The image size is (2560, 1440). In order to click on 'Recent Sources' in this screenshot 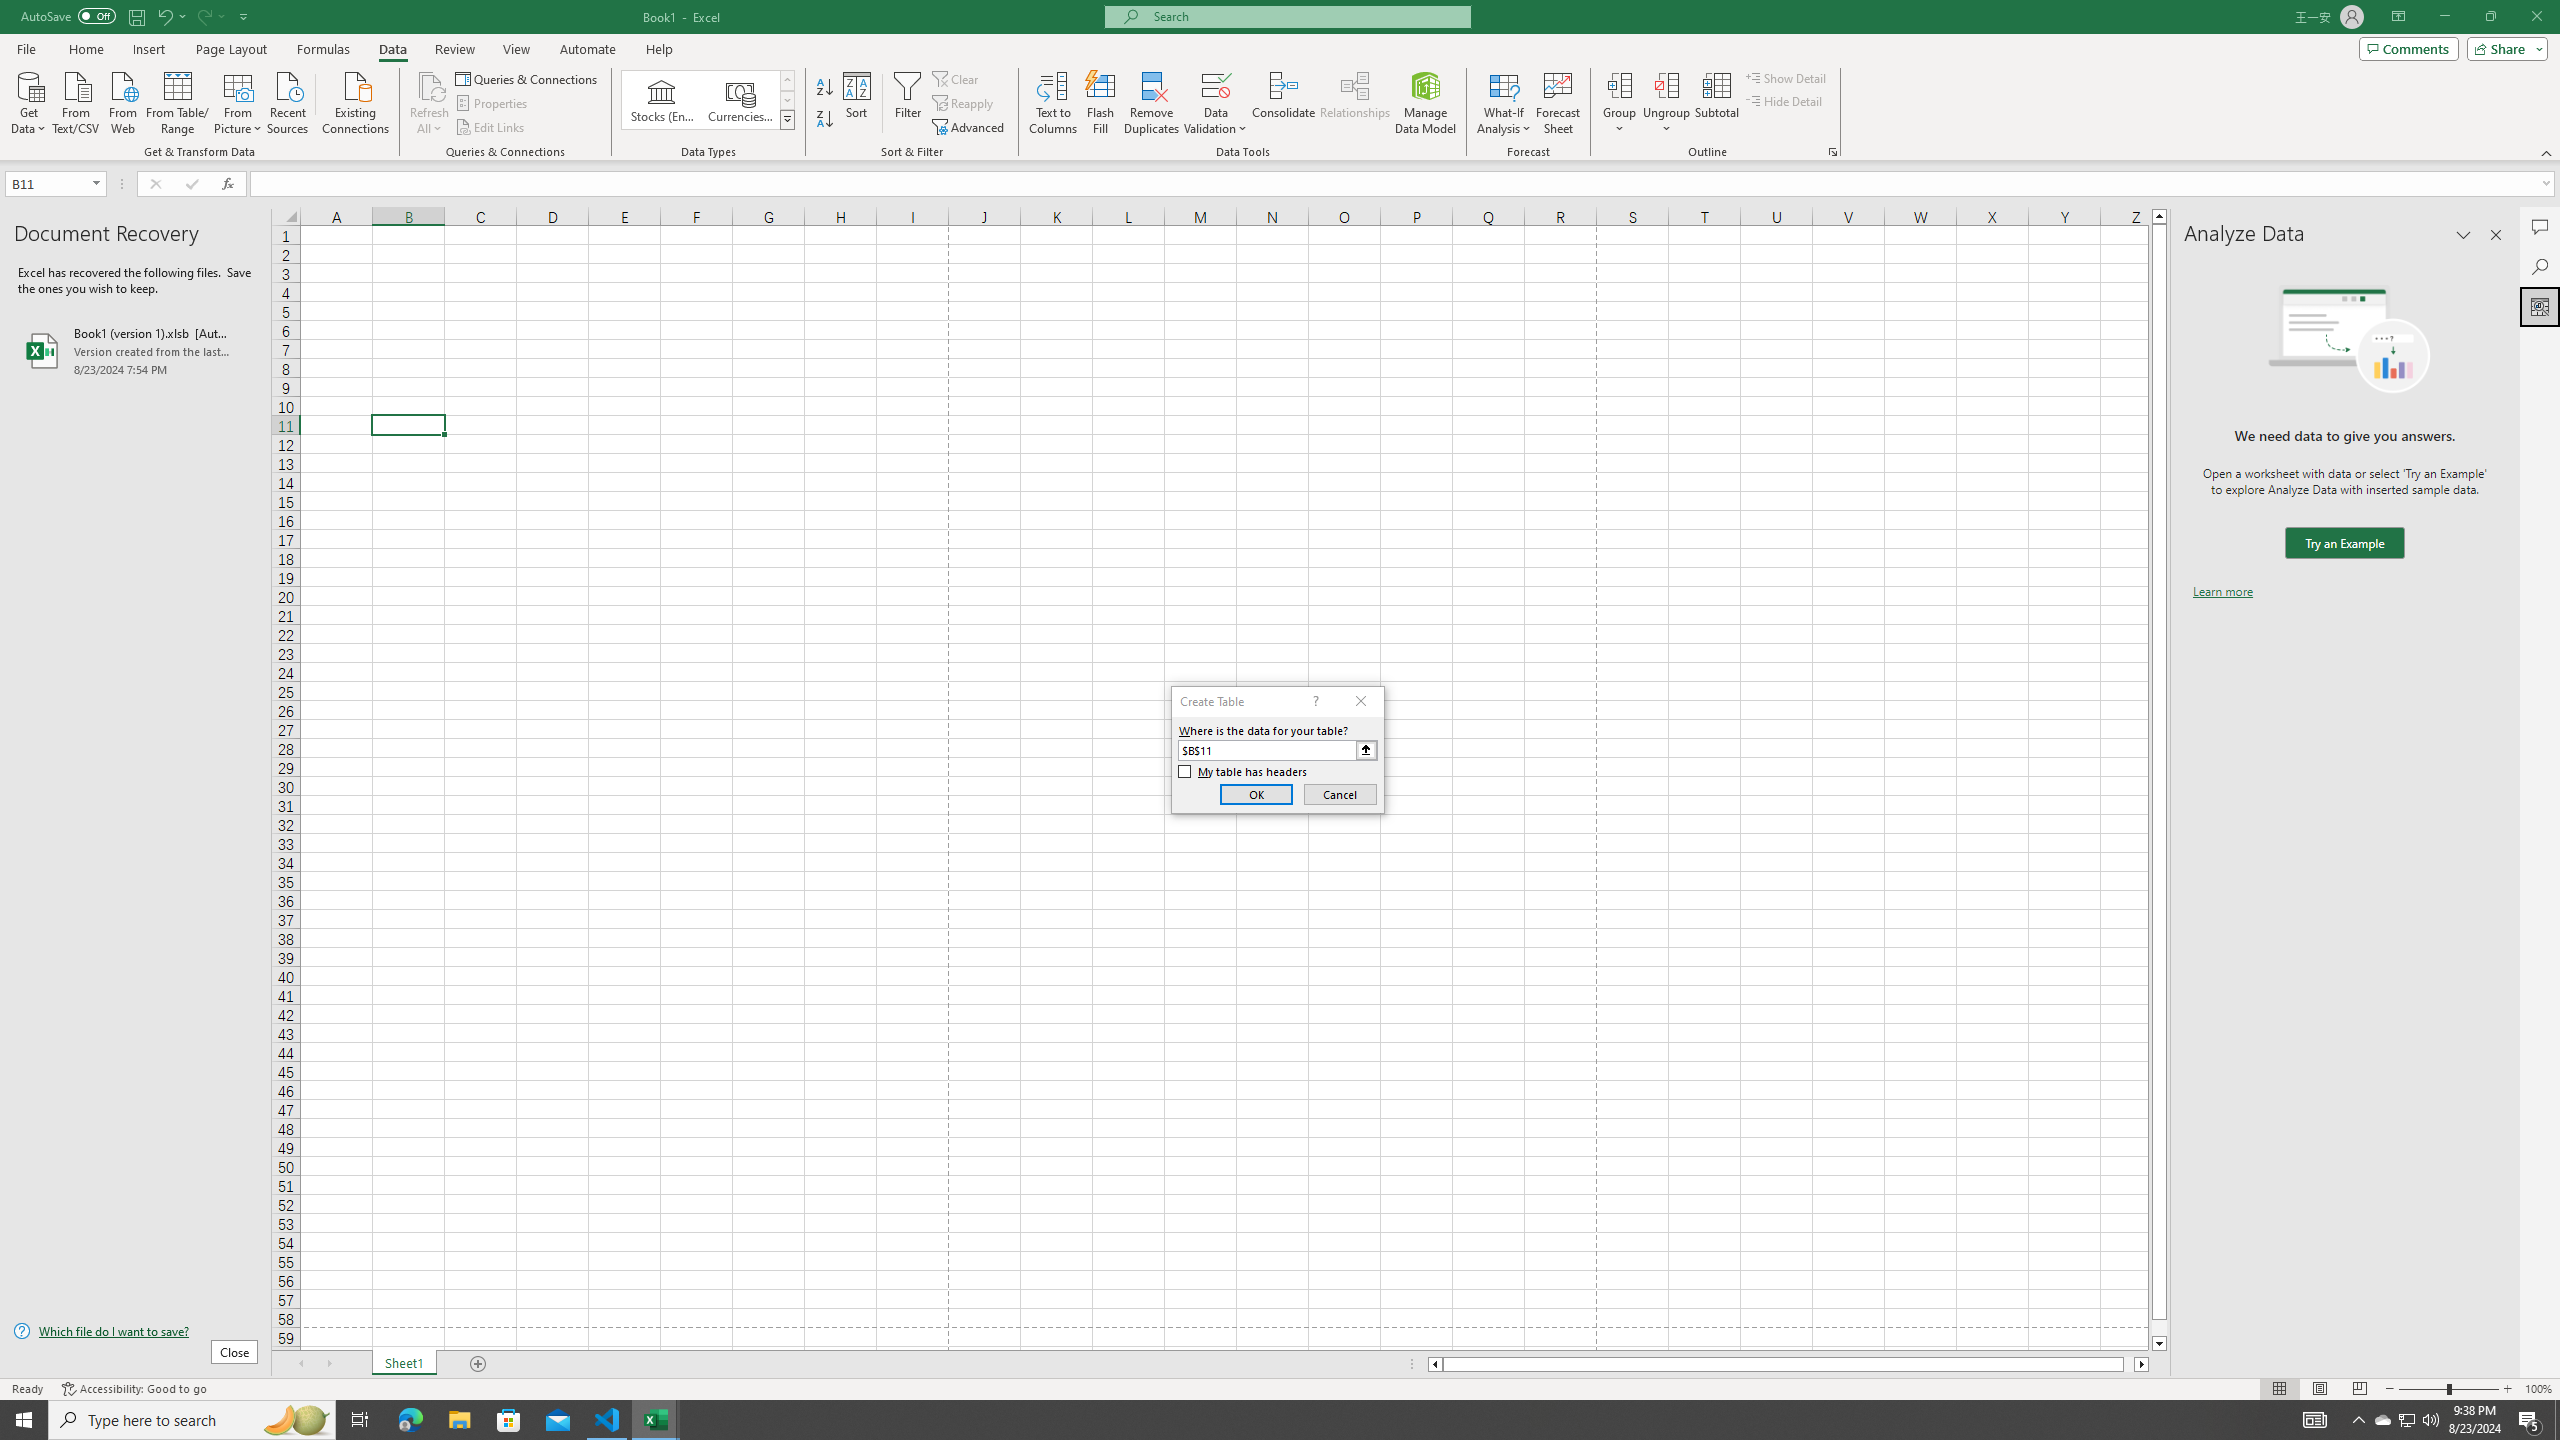, I will do `click(288, 100)`.